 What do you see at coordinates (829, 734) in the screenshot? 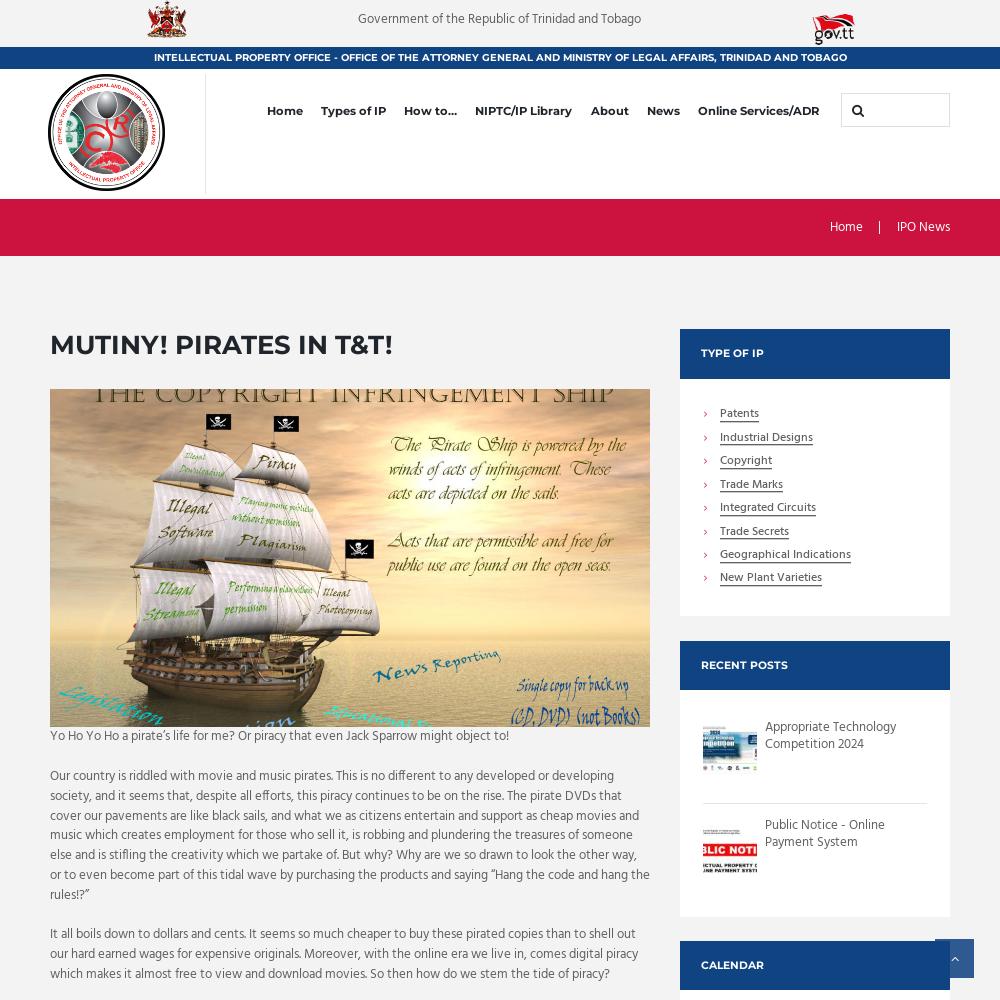
I see `'Appropriate Technology Competition 2024'` at bounding box center [829, 734].